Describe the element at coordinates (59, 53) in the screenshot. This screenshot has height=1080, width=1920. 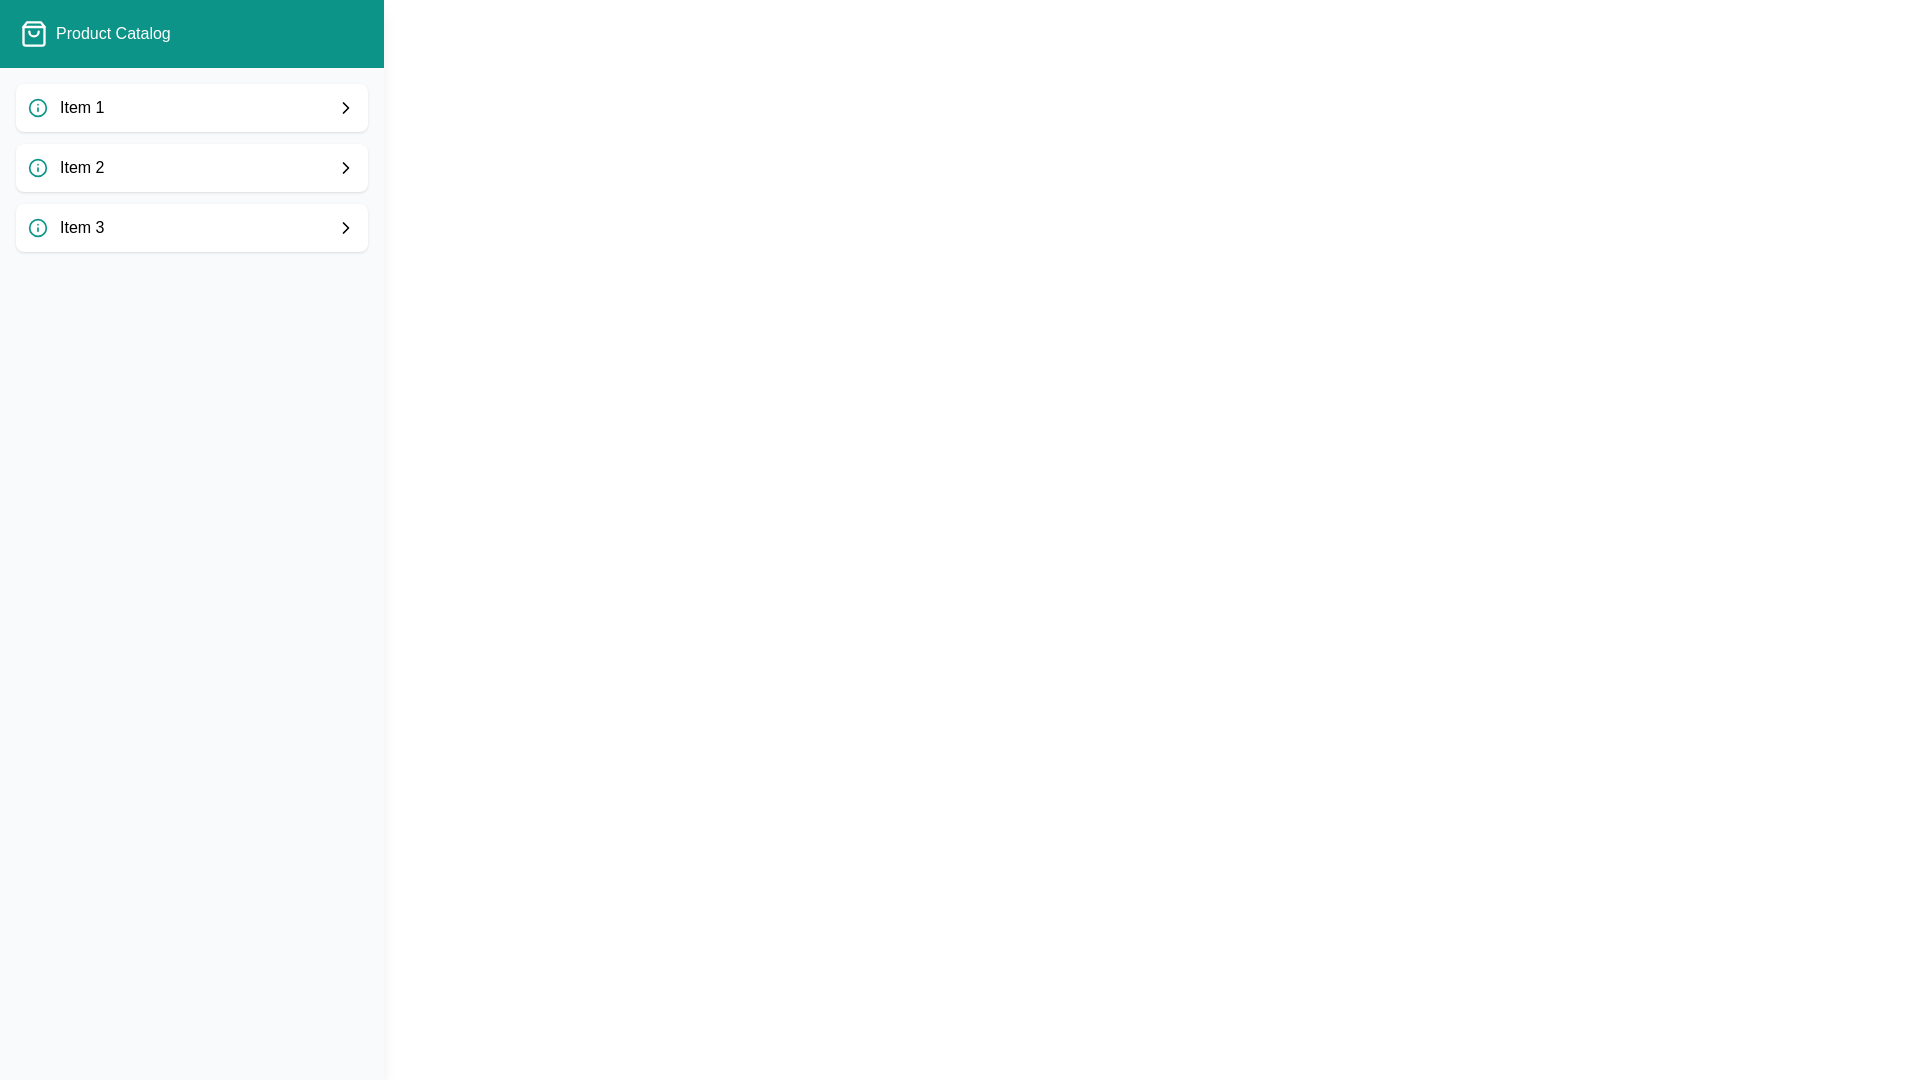
I see `'Catalog' button at the top-left corner to toggle the drawer visibility` at that location.